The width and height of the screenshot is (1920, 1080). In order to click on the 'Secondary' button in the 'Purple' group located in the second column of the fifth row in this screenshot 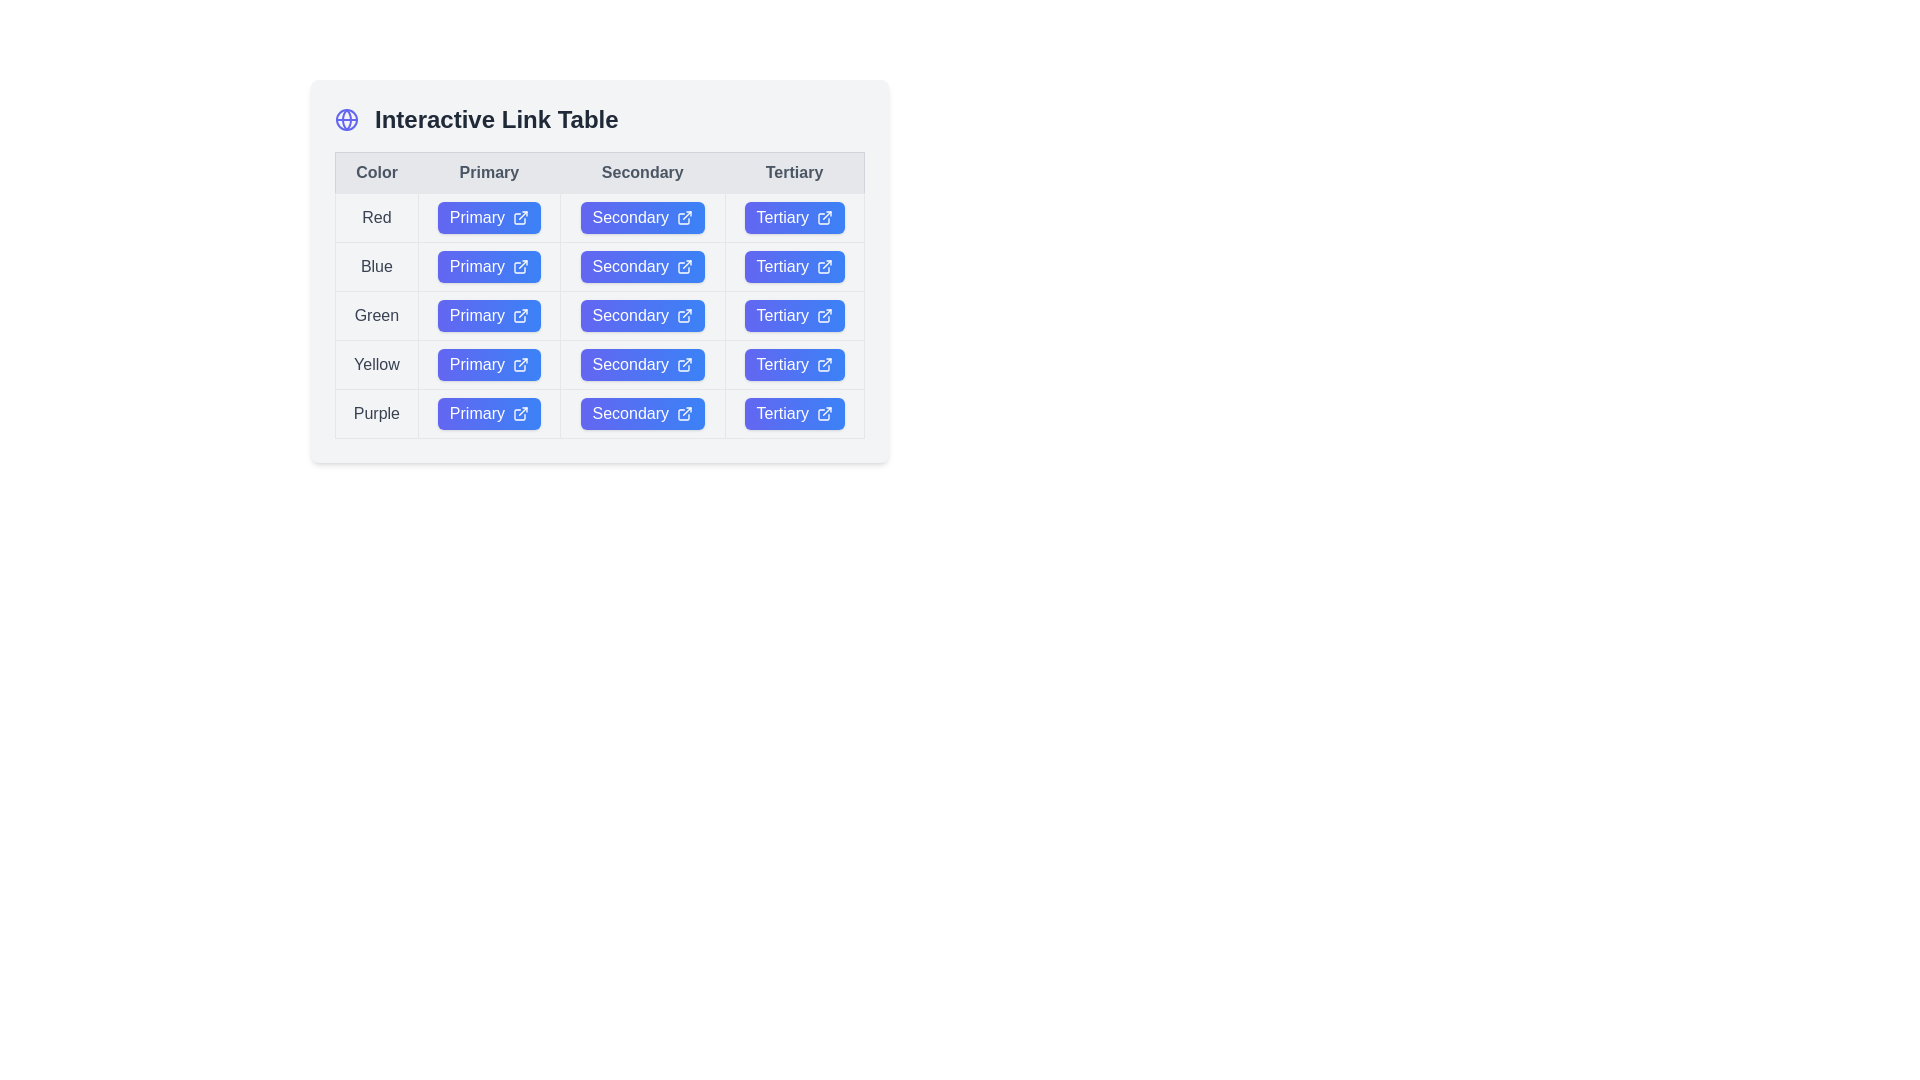, I will do `click(599, 412)`.